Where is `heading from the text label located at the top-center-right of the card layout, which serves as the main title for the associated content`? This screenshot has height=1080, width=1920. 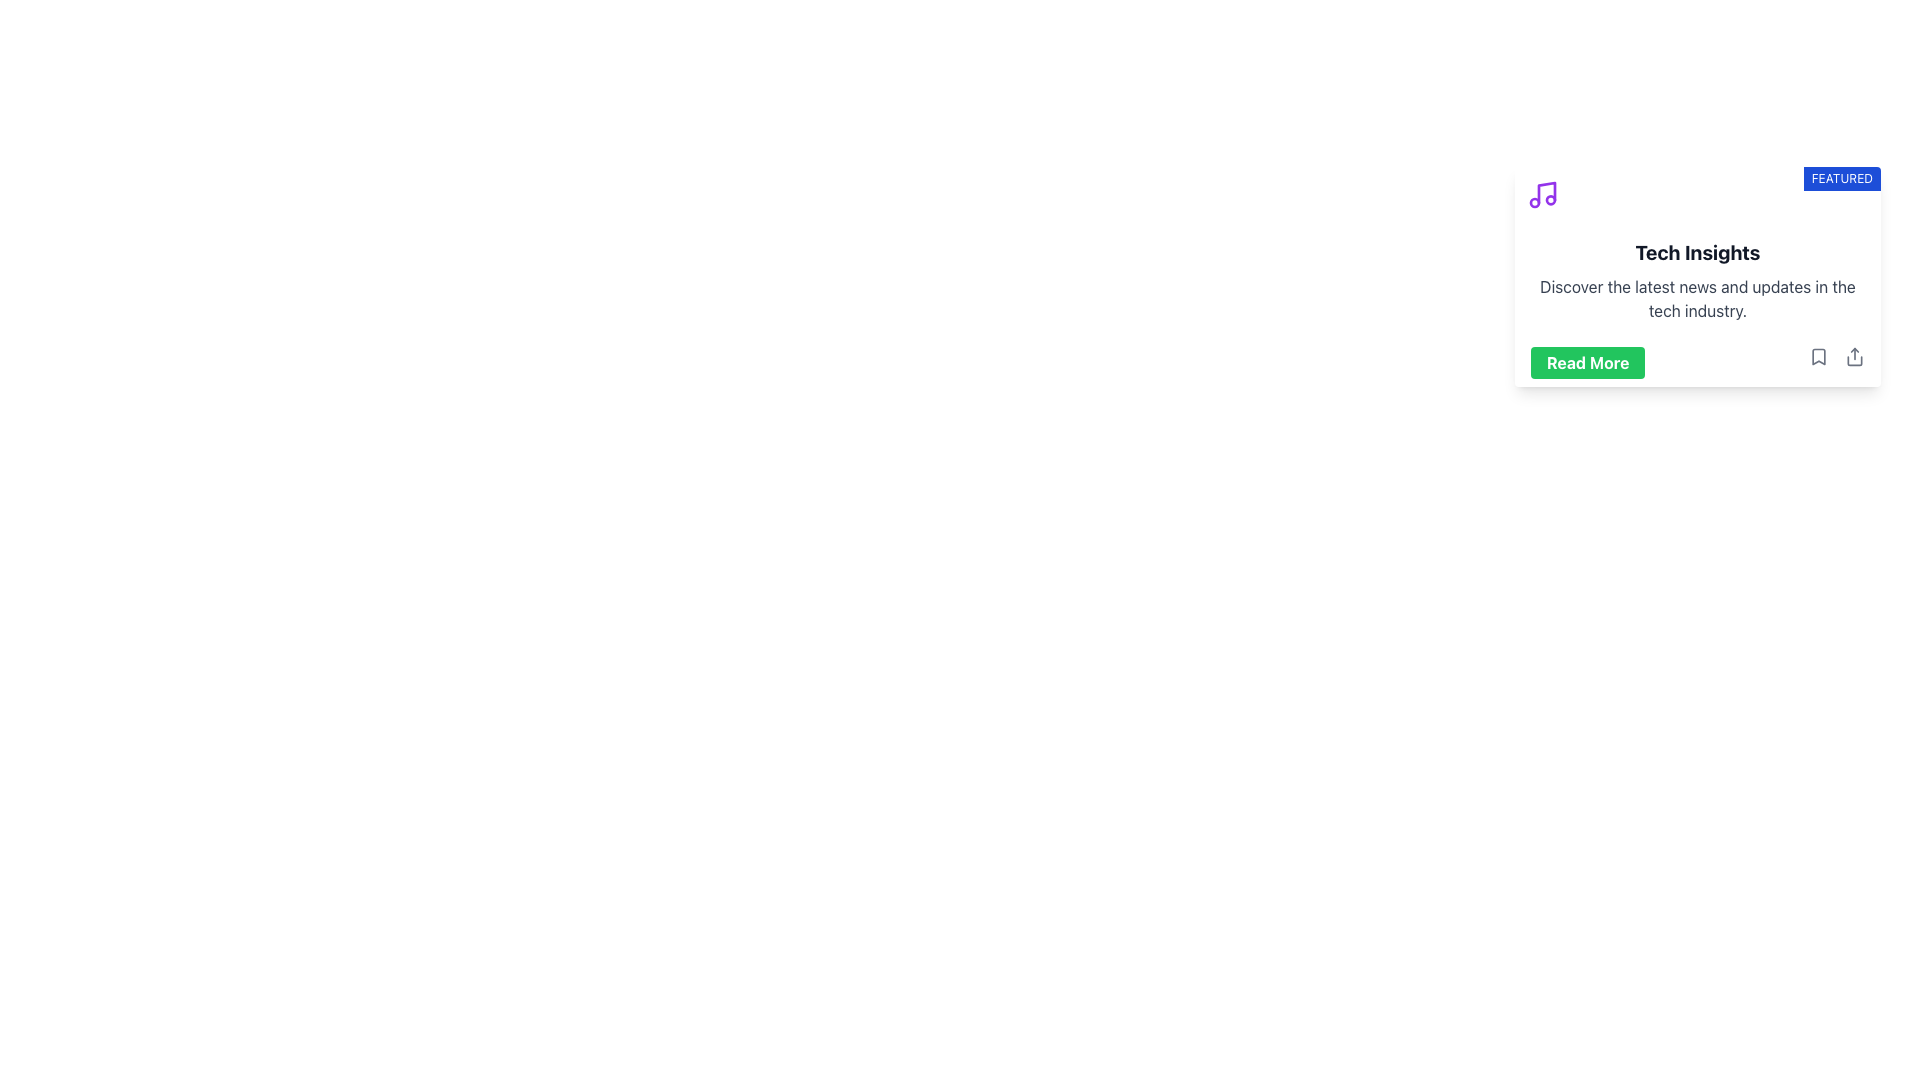 heading from the text label located at the top-center-right of the card layout, which serves as the main title for the associated content is located at coordinates (1697, 252).